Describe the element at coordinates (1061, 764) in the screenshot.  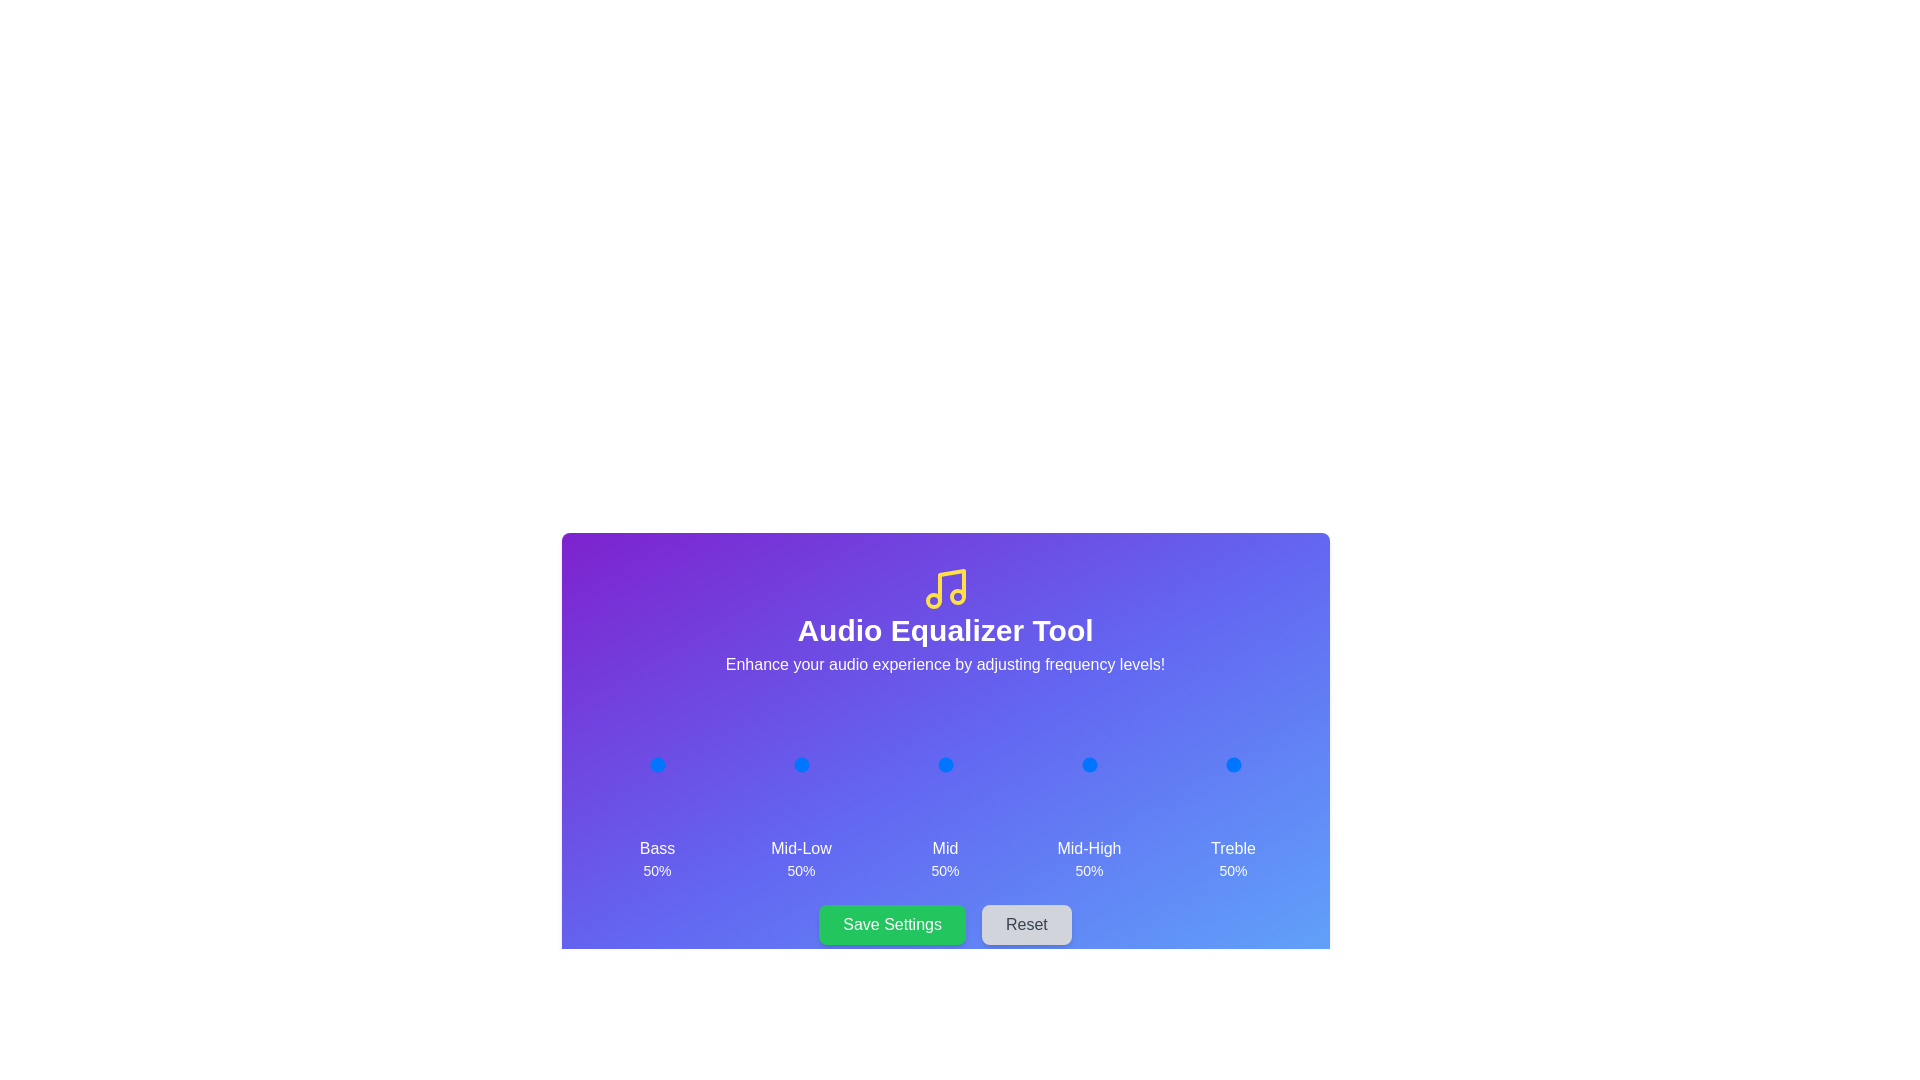
I see `the 3 slider to 8%` at that location.